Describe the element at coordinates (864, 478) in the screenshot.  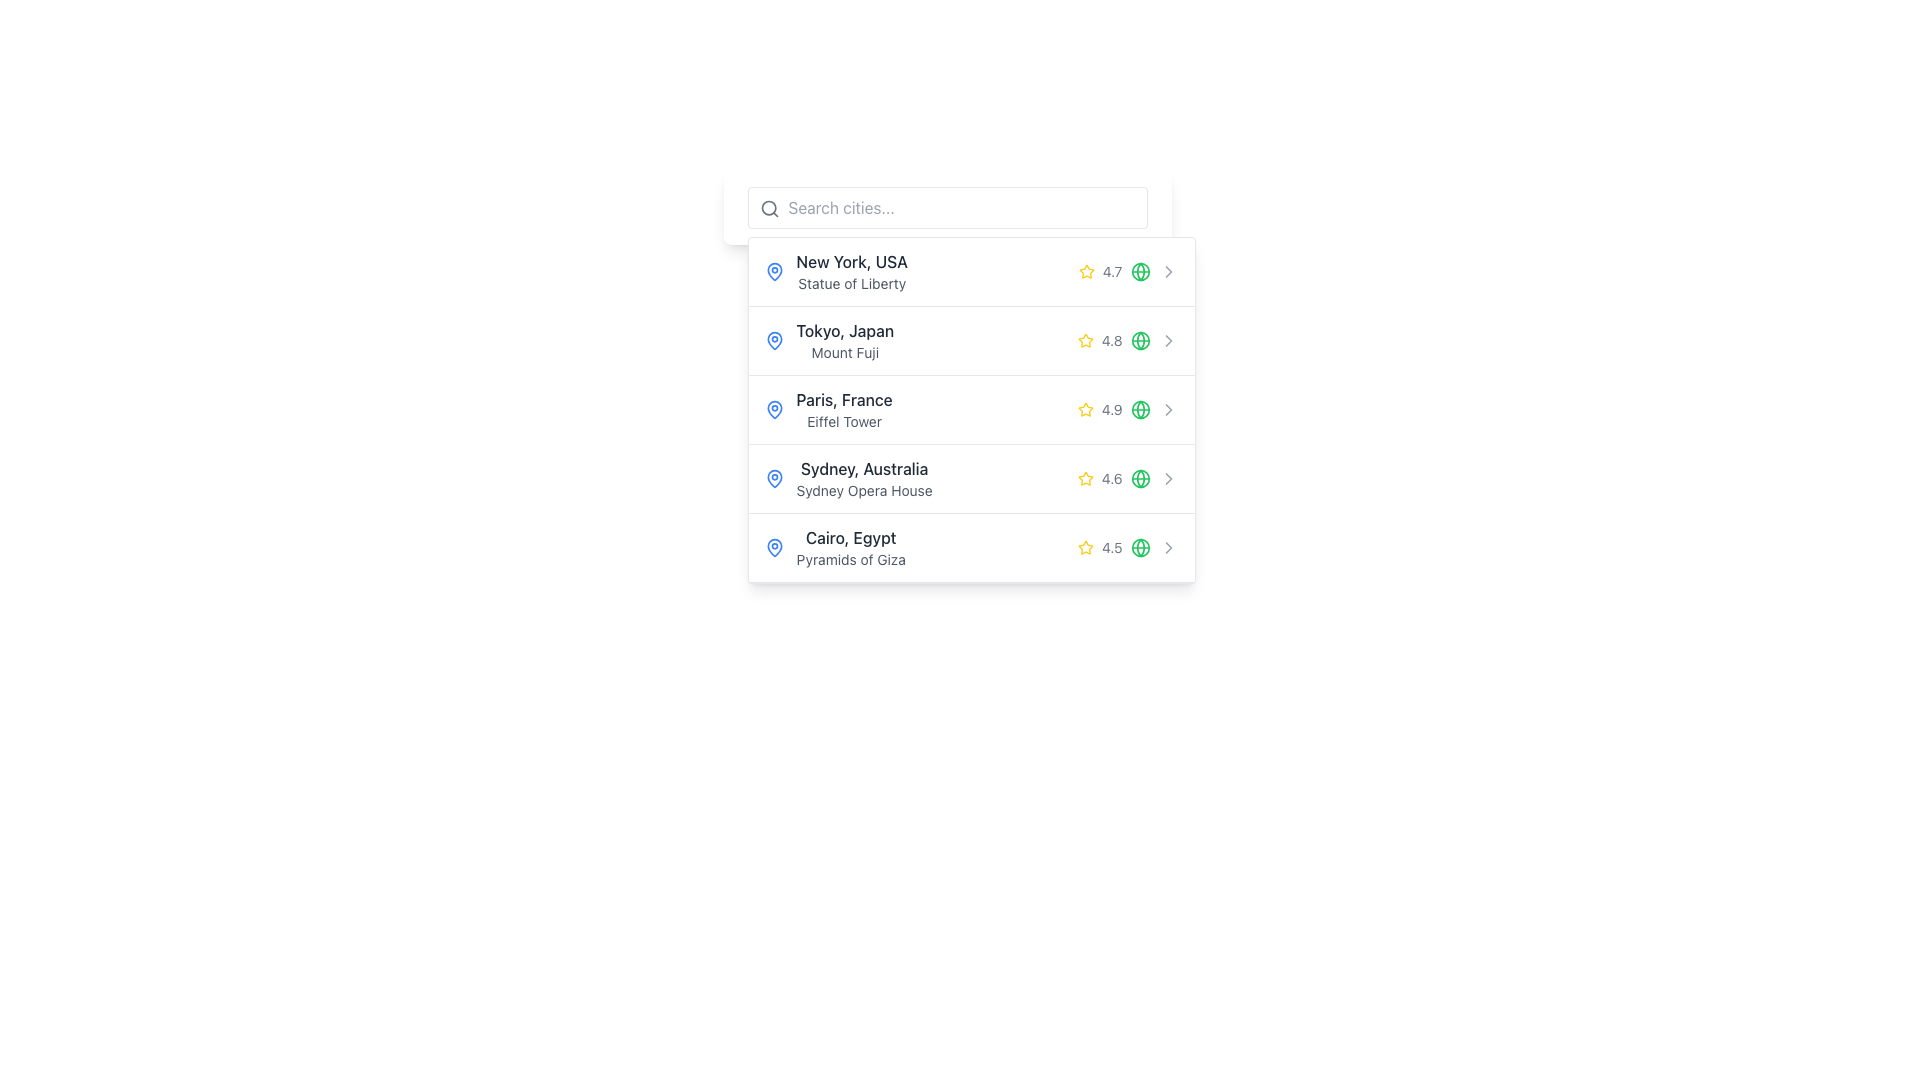
I see `the Text Display containing 'Sydney, Australia'` at that location.